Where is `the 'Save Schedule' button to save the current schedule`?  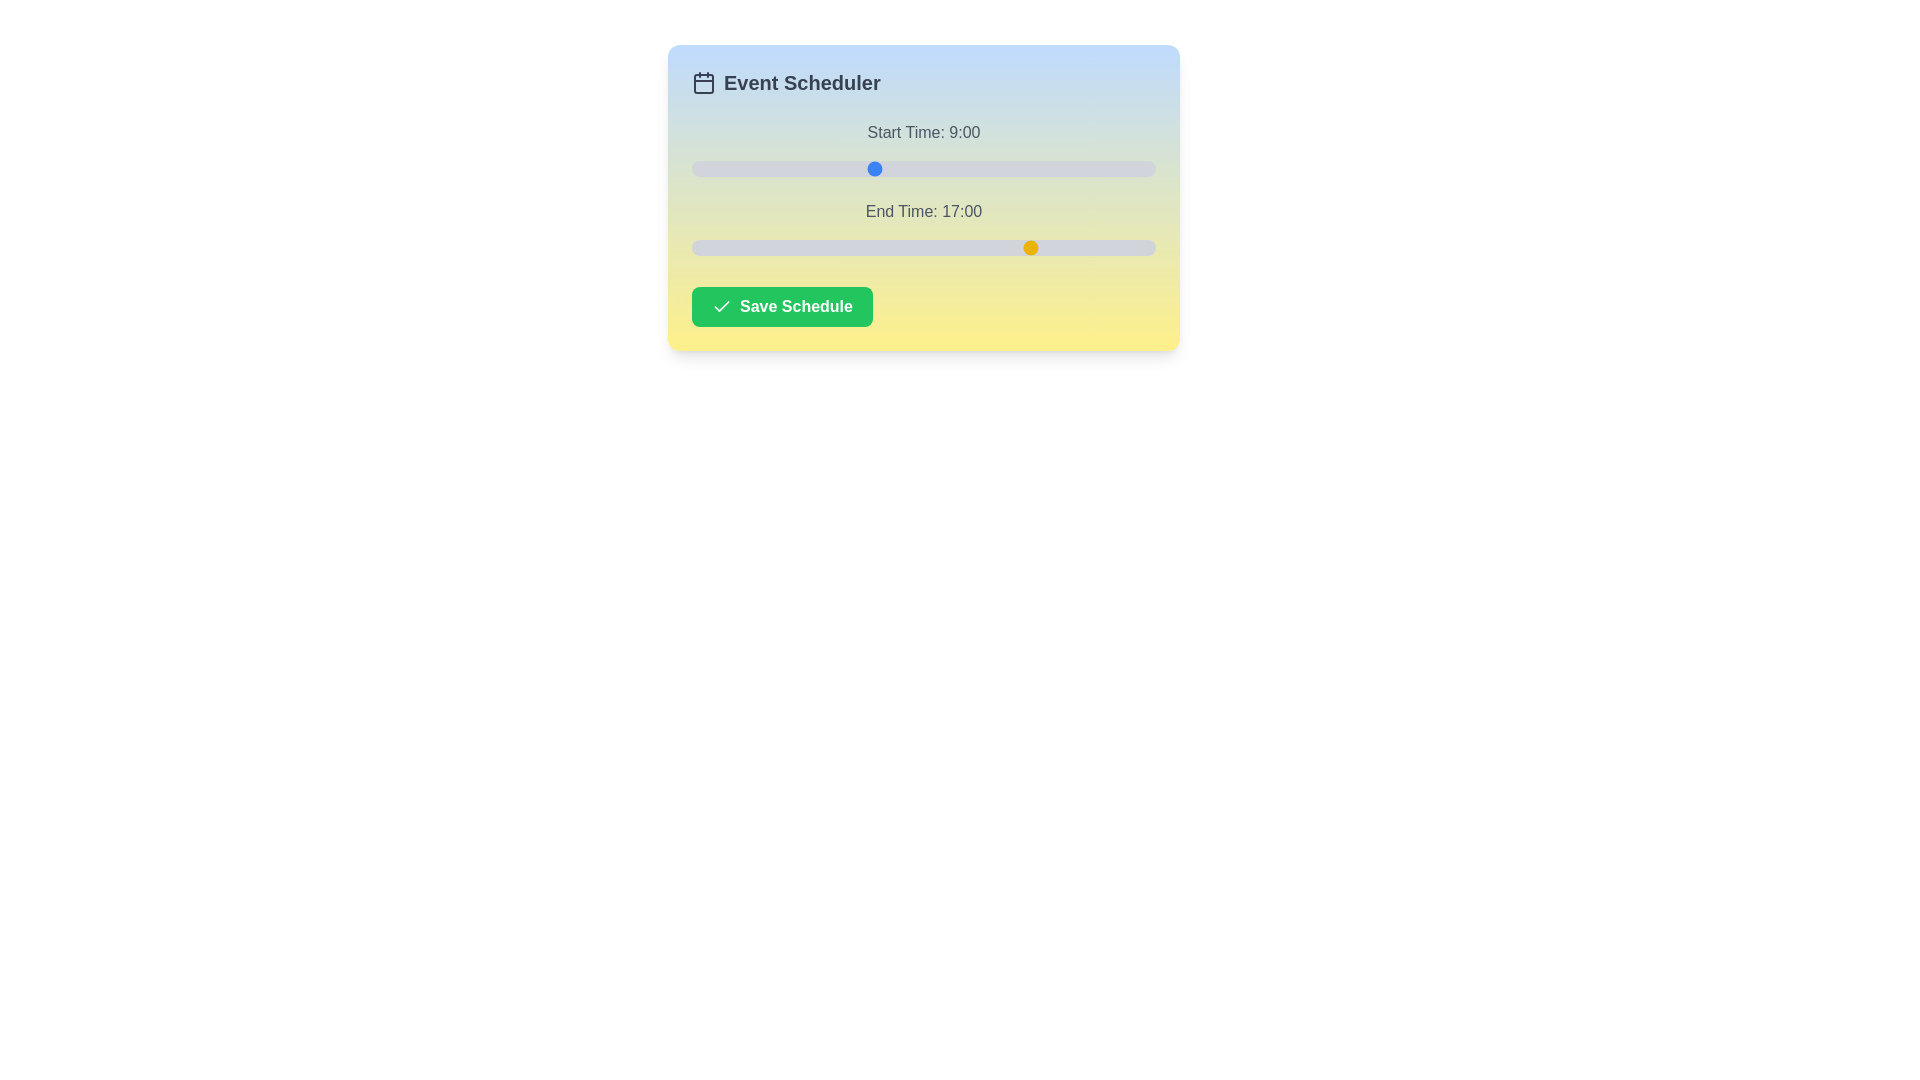 the 'Save Schedule' button to save the current schedule is located at coordinates (781, 307).